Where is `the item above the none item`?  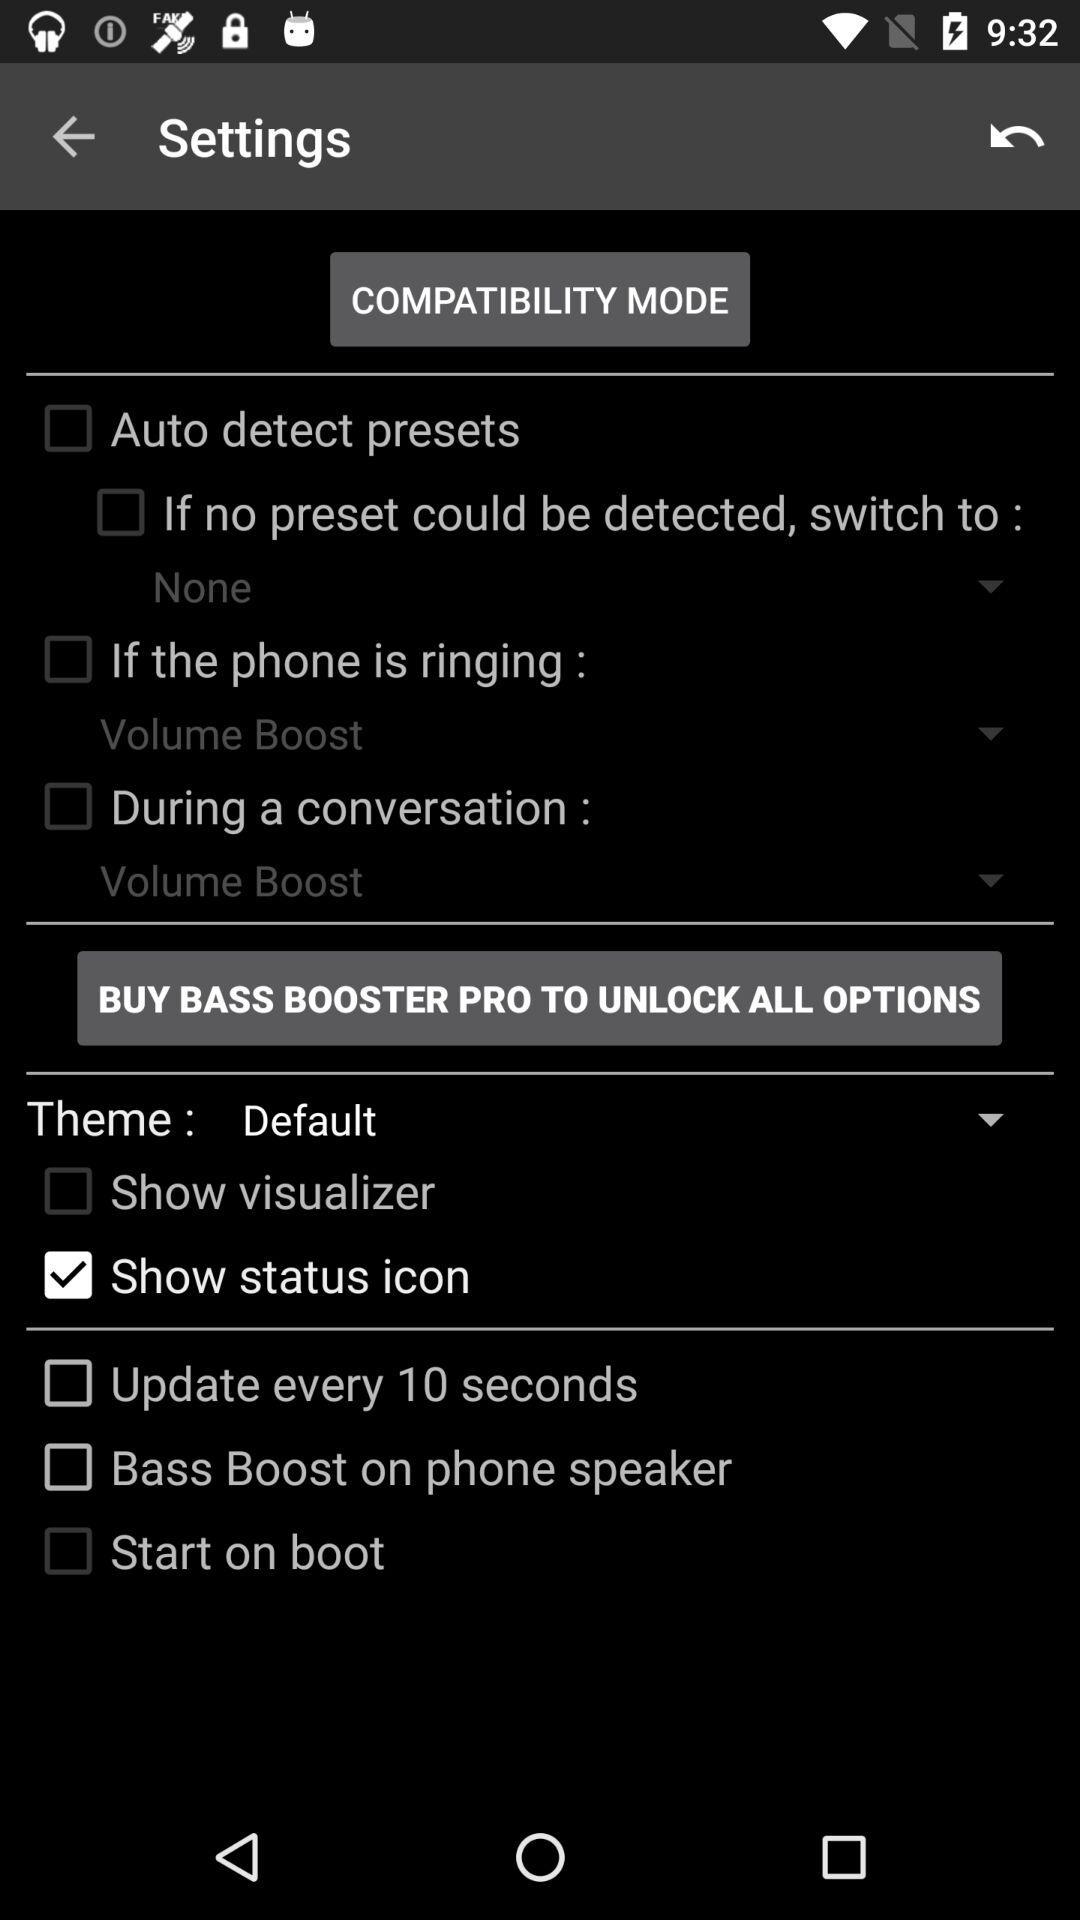
the item above the none item is located at coordinates (550, 512).